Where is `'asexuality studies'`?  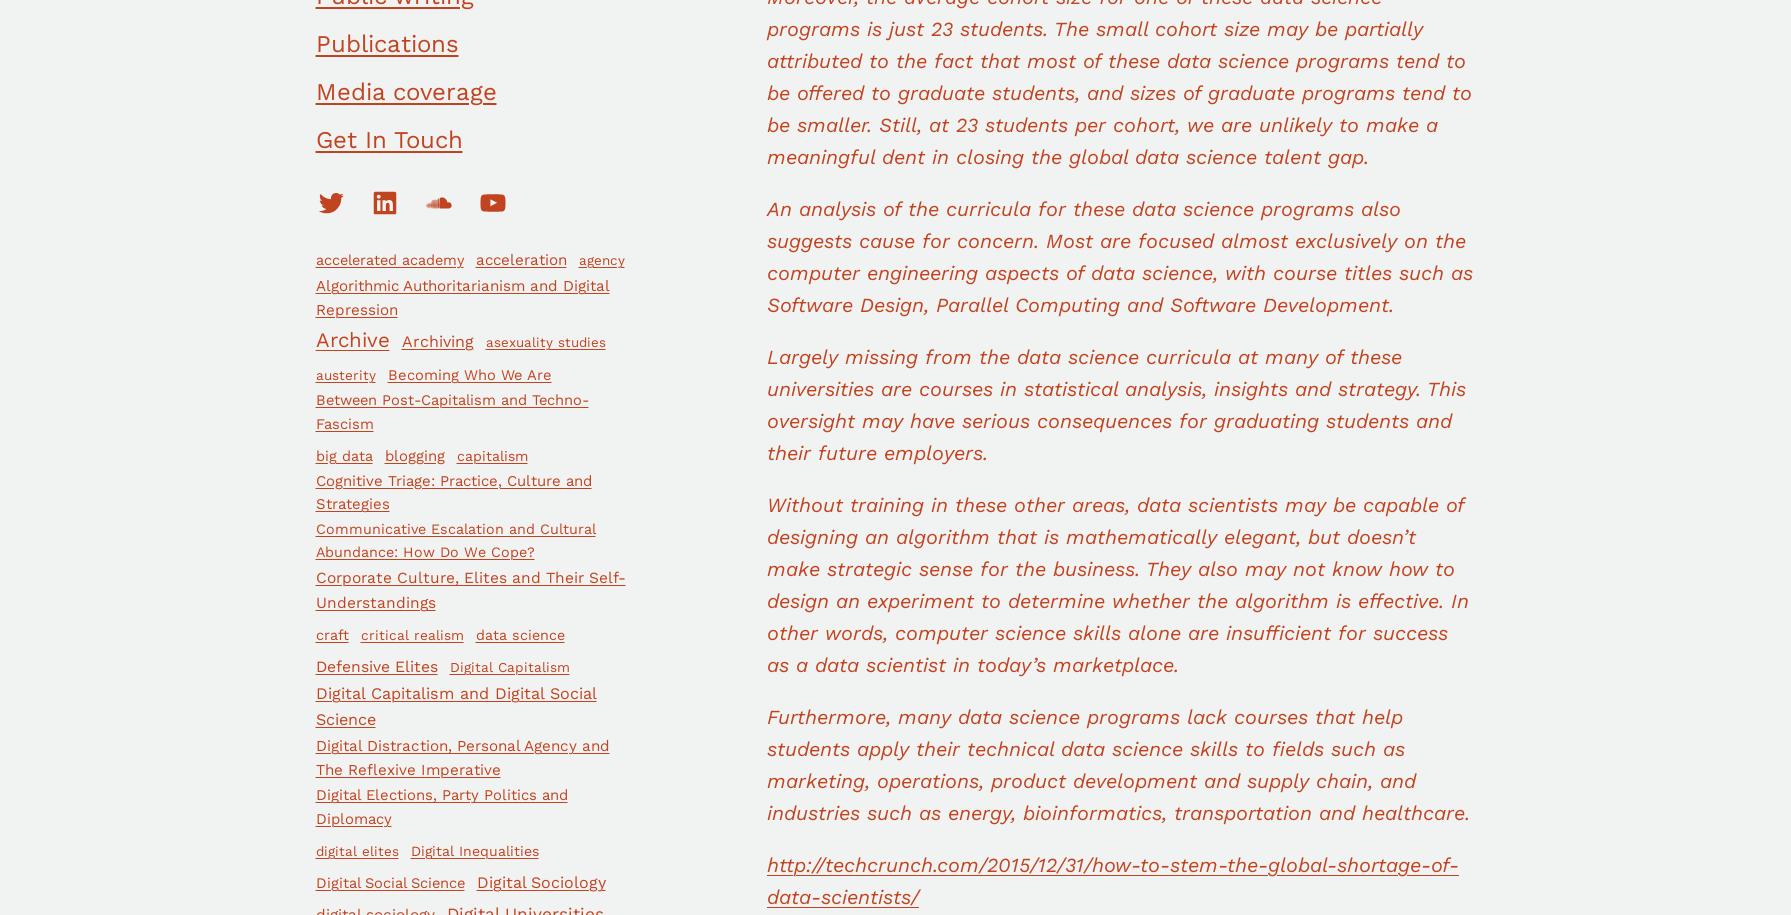 'asexuality studies' is located at coordinates (545, 342).